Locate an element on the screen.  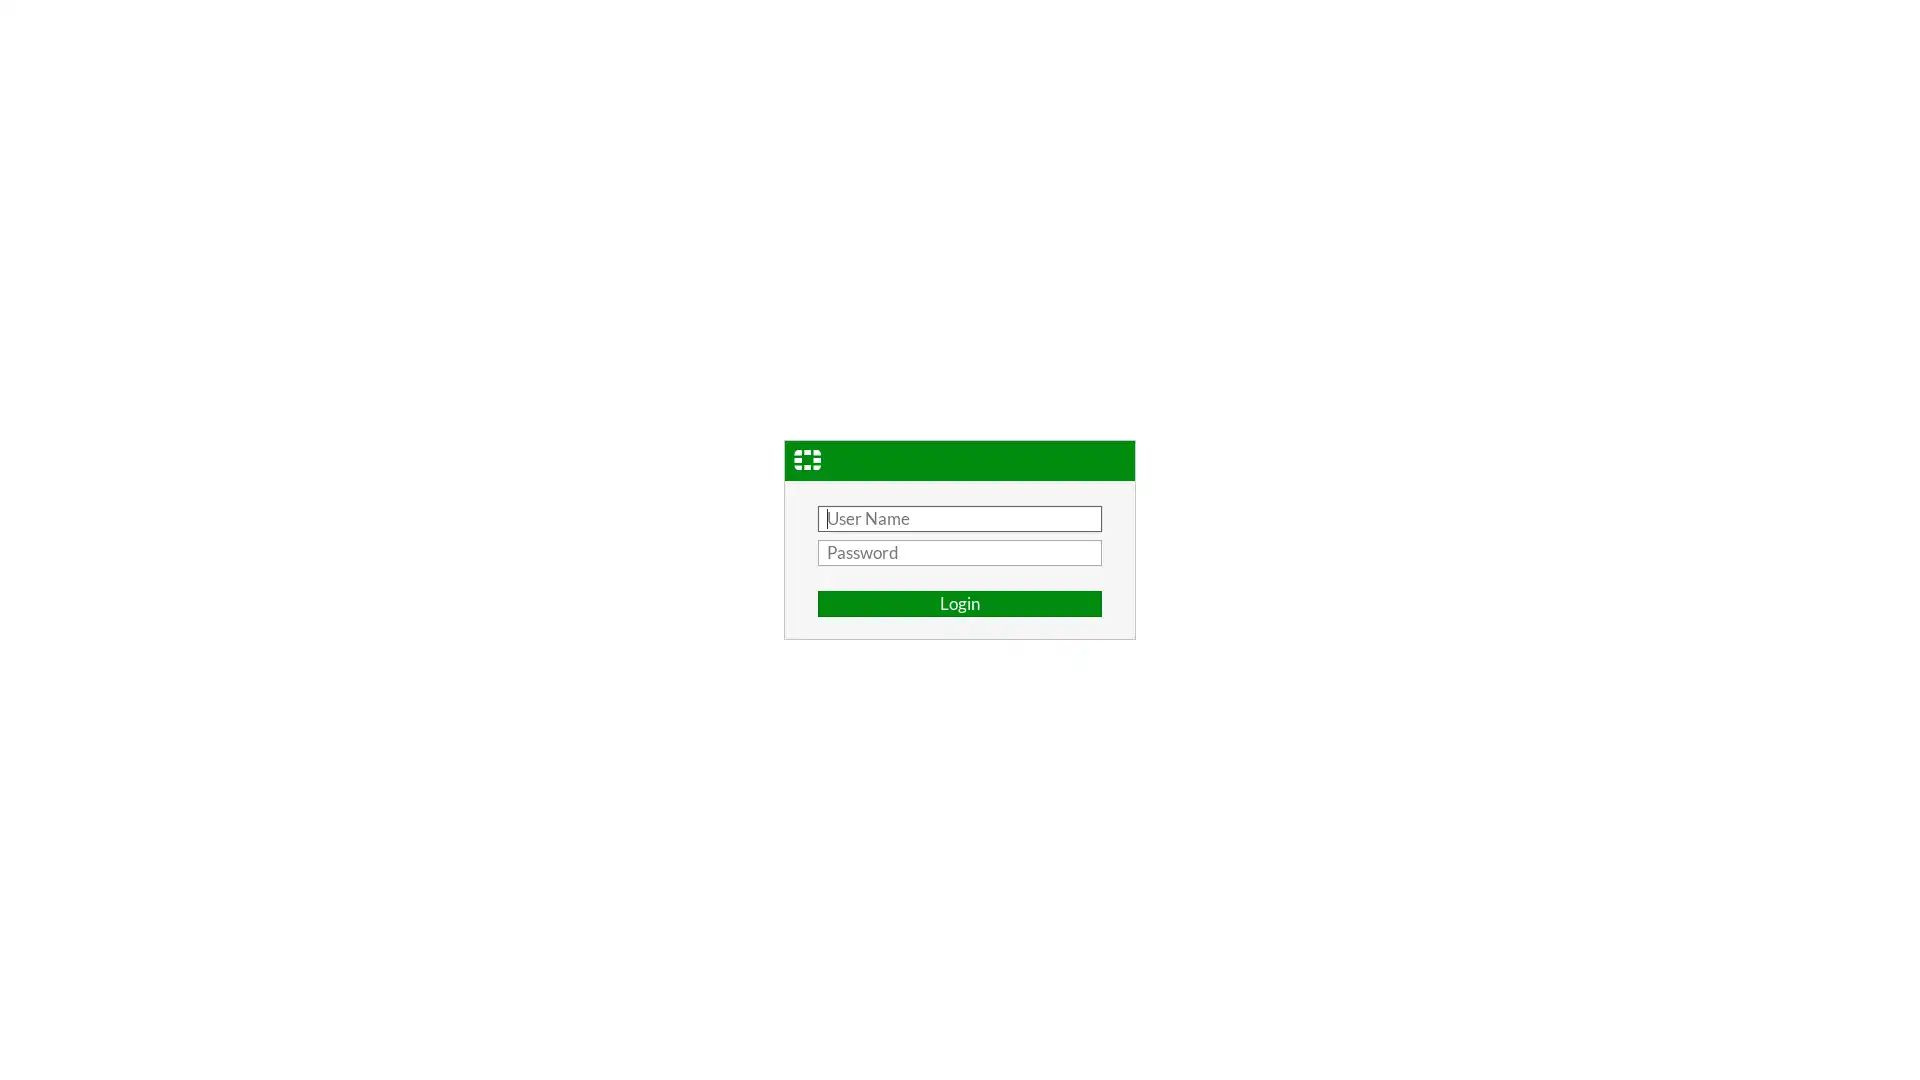
Login is located at coordinates (960, 603).